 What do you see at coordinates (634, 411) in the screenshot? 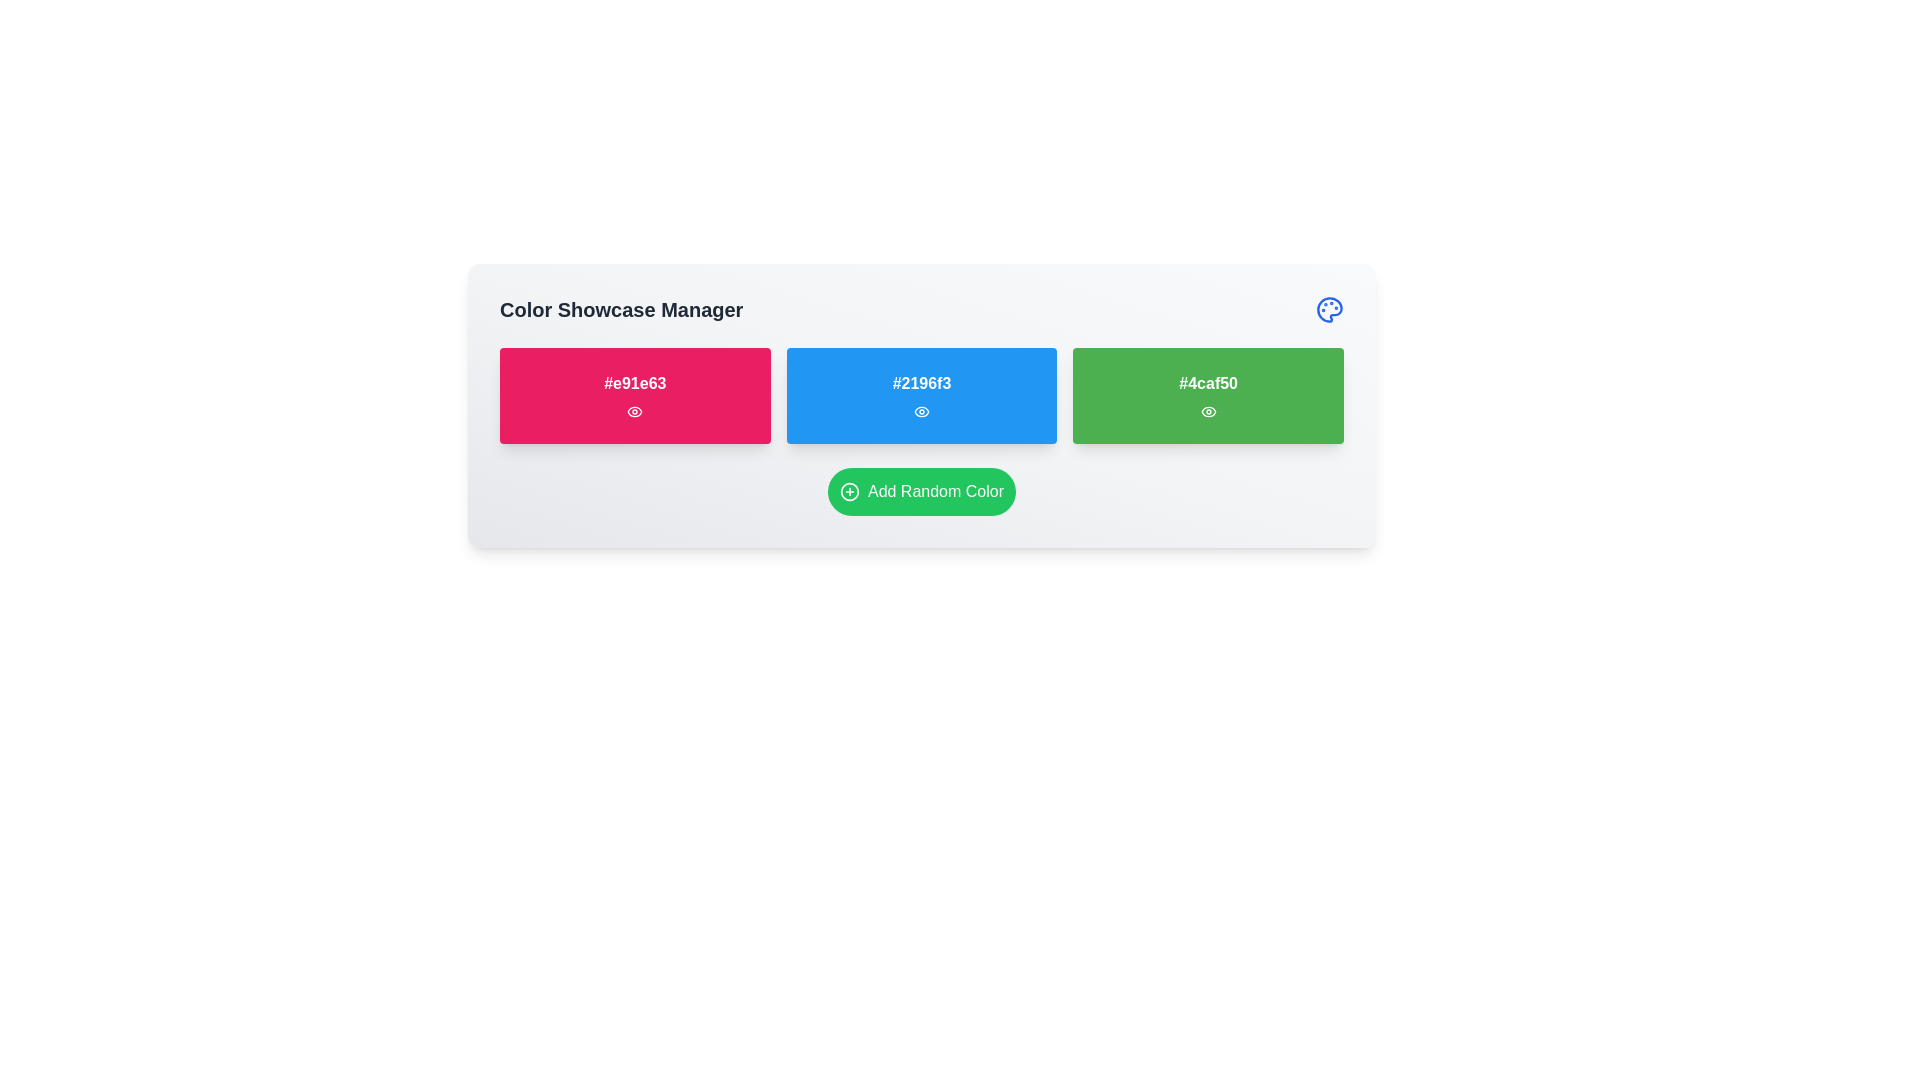
I see `the eye icon, which is a white vector graphic centered at the bottom of the pink card with the background color '#e91e63'` at bounding box center [634, 411].